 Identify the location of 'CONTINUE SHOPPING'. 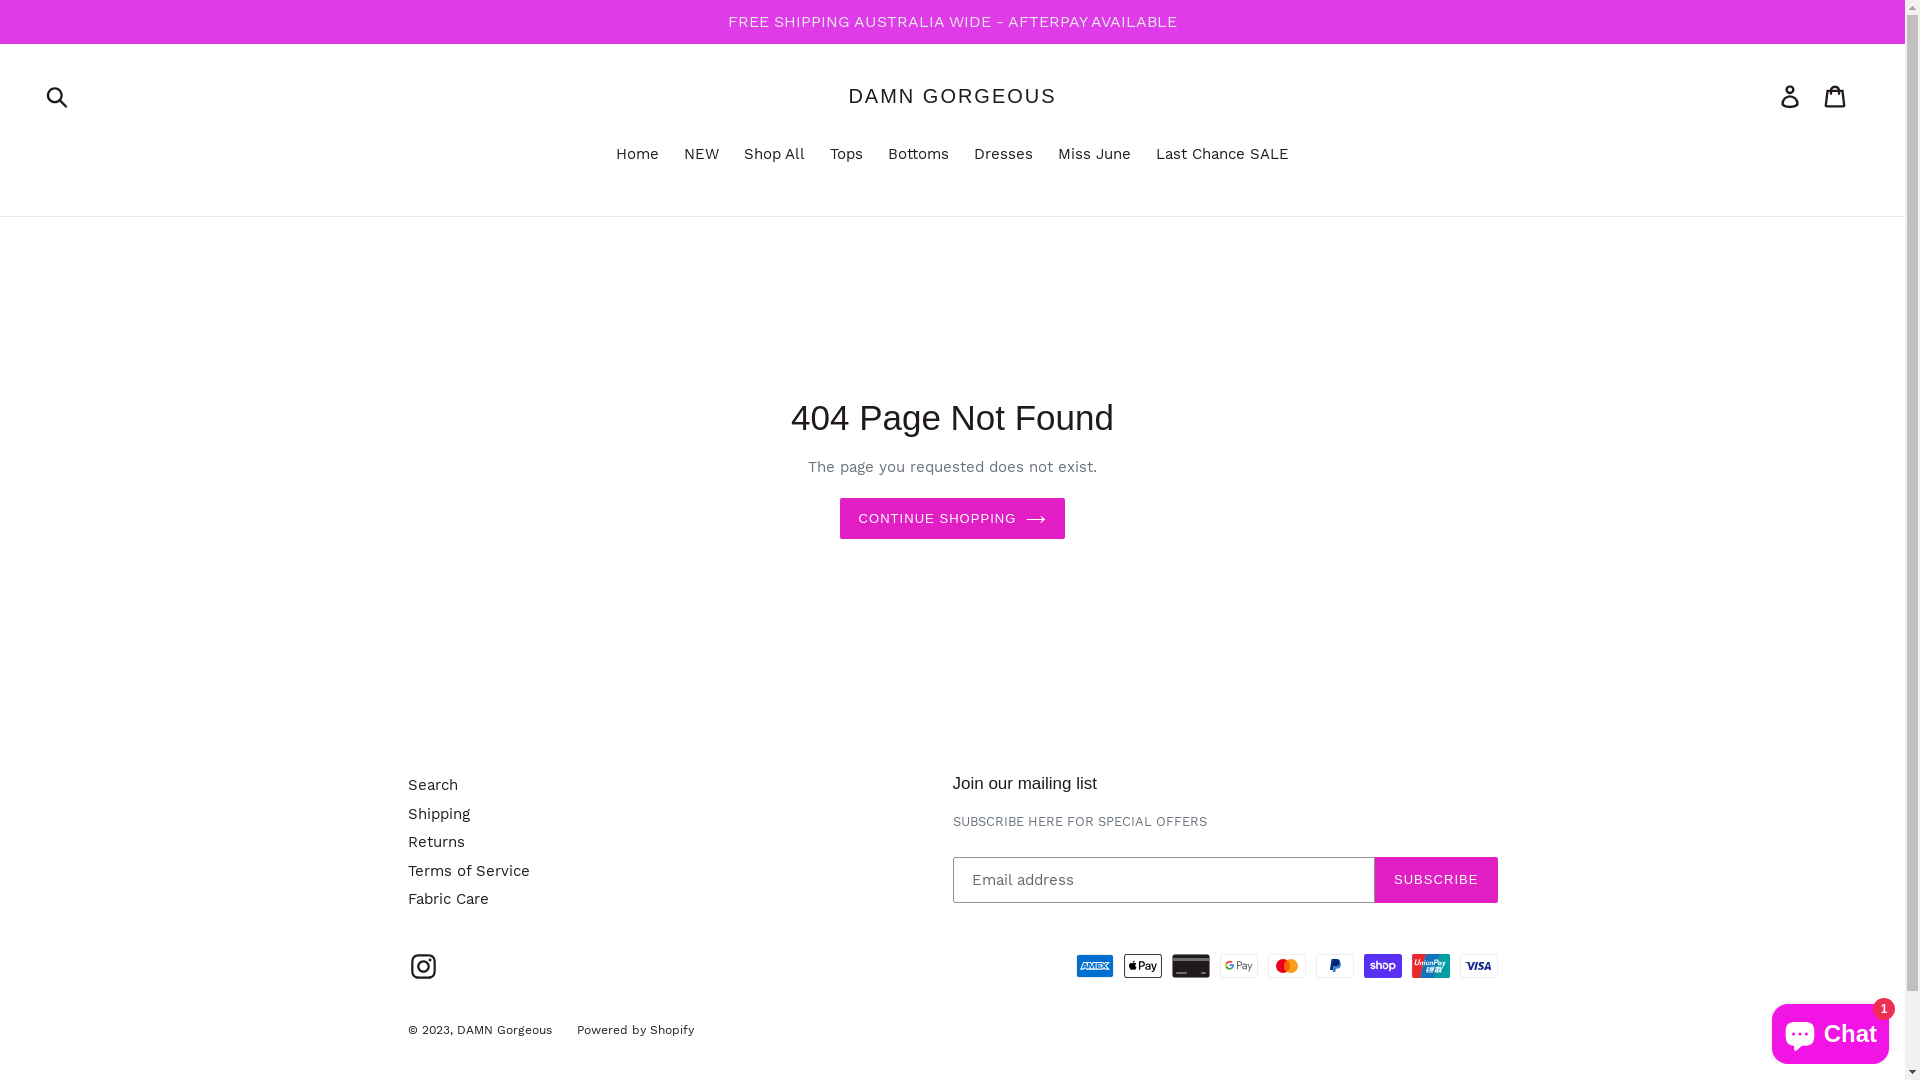
(952, 518).